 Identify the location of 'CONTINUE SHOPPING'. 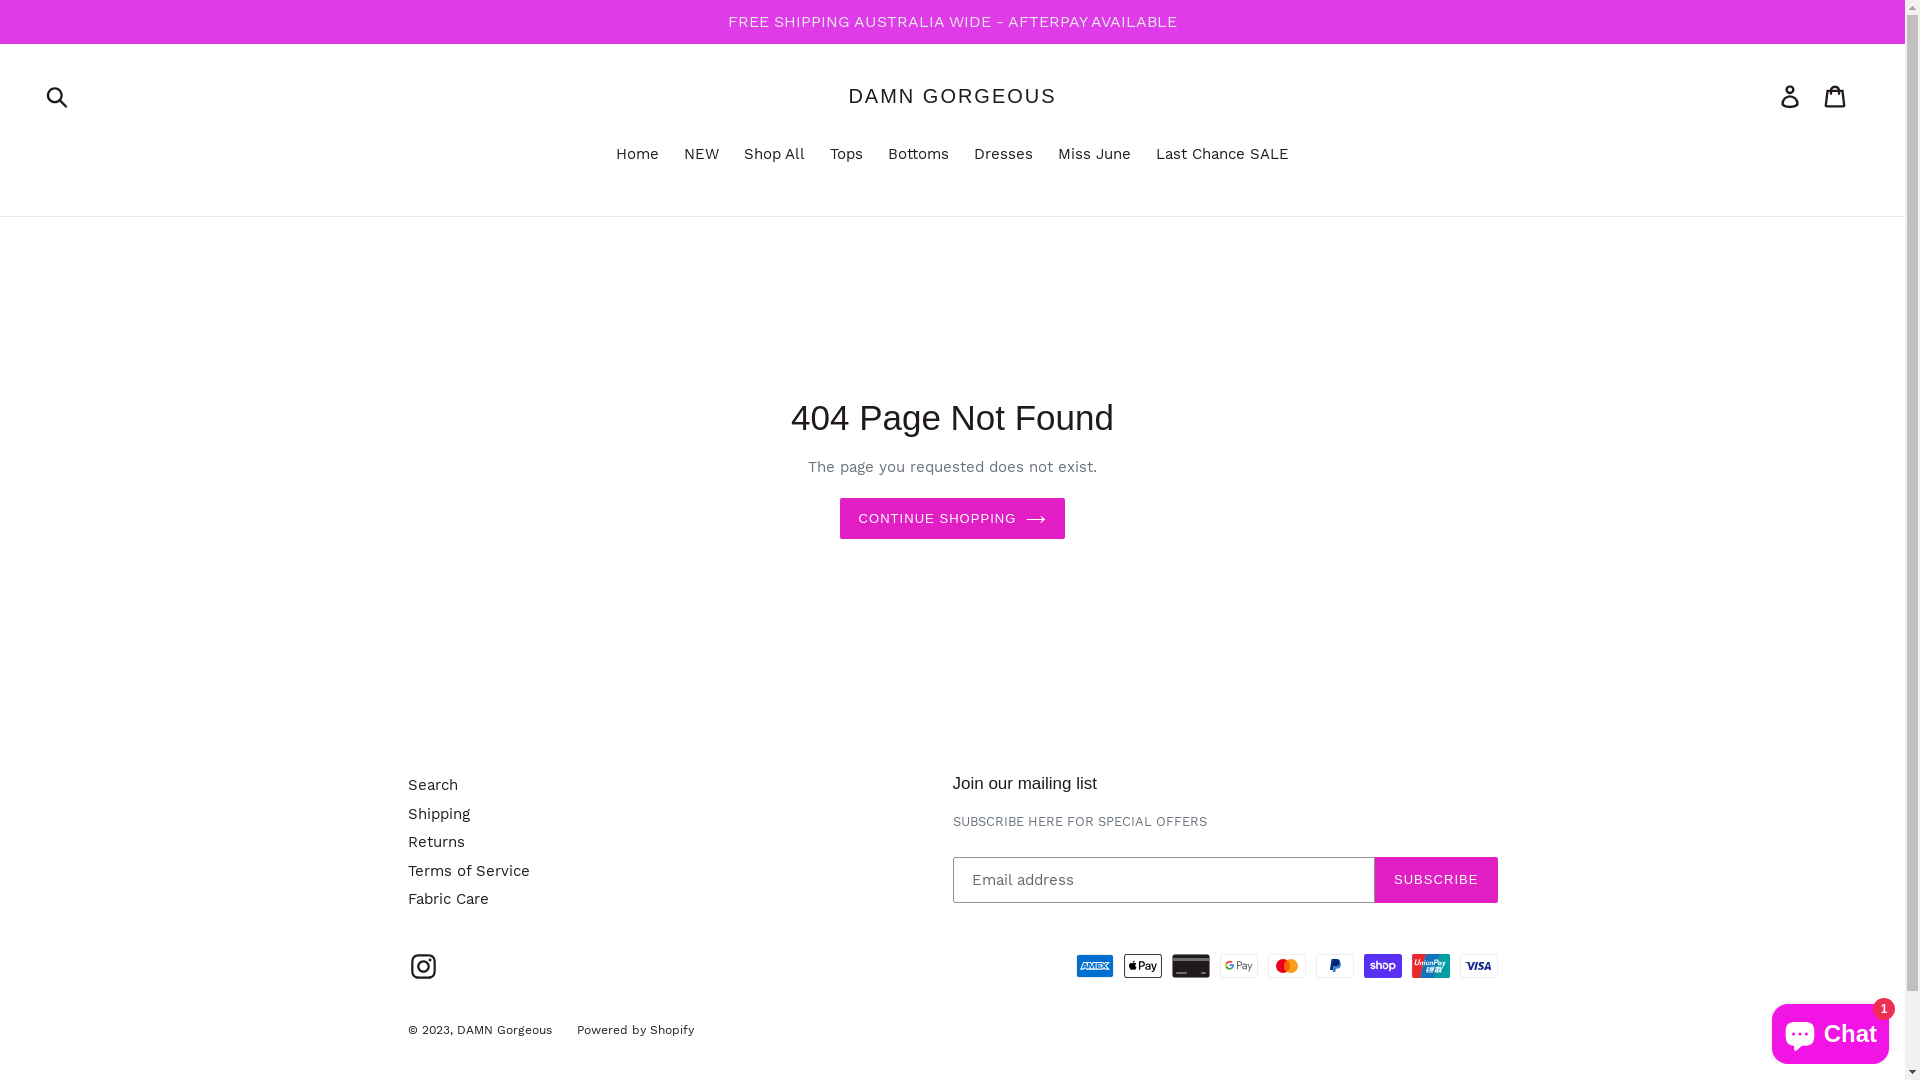
(952, 518).